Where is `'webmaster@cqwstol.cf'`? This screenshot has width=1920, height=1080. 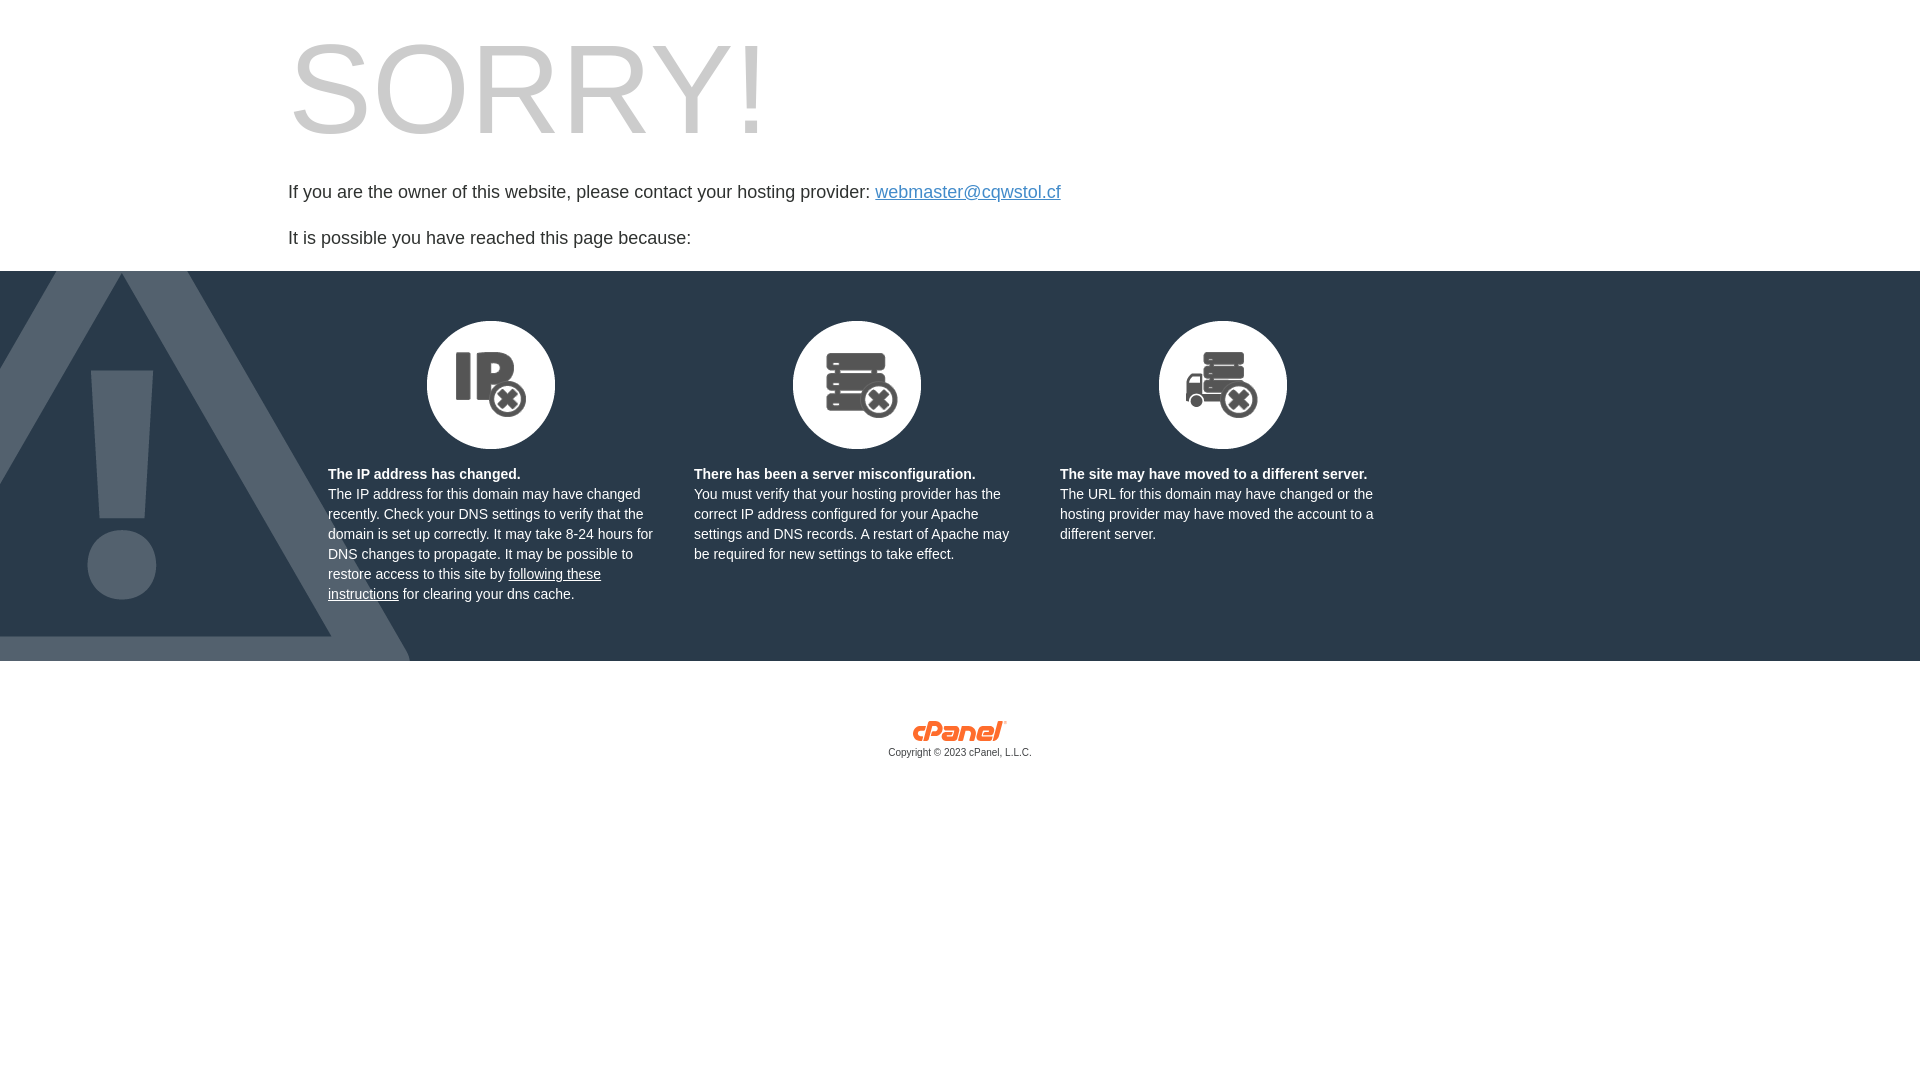
'webmaster@cqwstol.cf' is located at coordinates (967, 192).